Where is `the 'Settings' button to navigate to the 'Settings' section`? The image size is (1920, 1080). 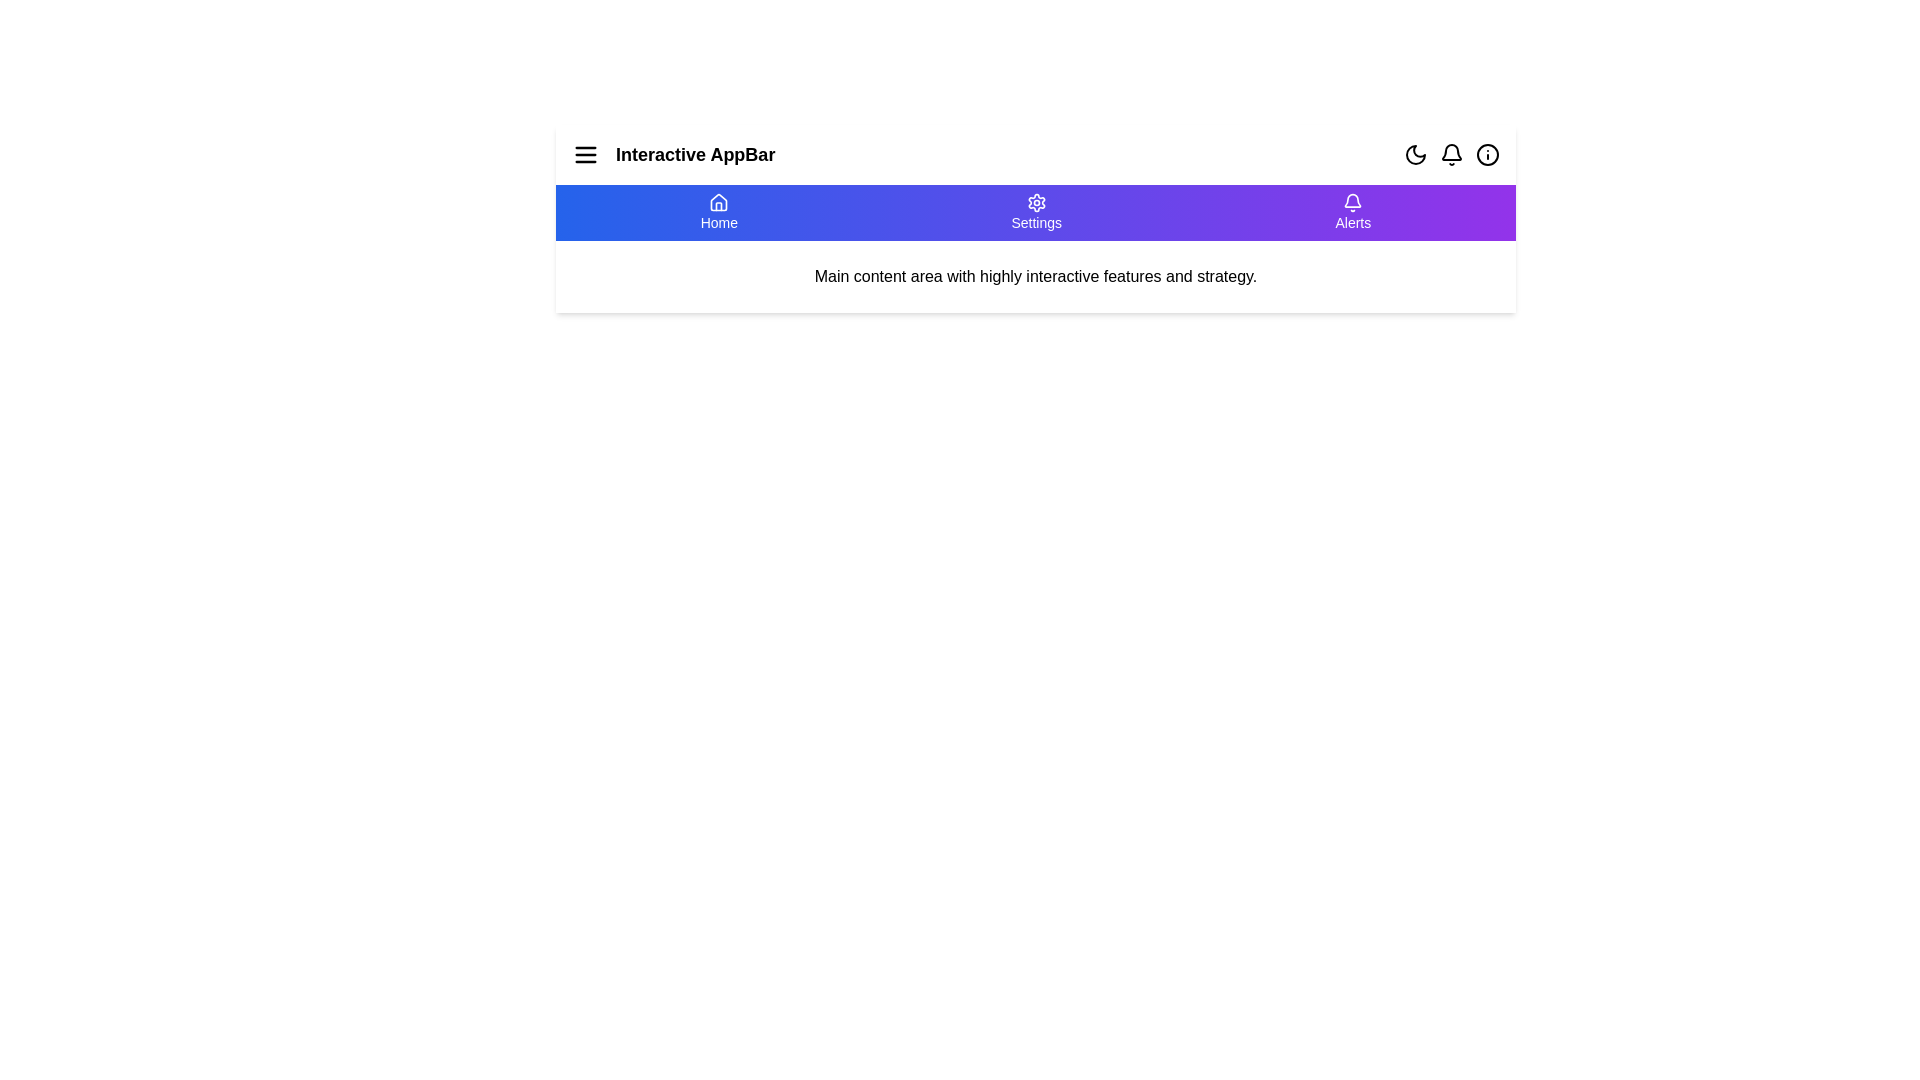 the 'Settings' button to navigate to the 'Settings' section is located at coordinates (1036, 212).